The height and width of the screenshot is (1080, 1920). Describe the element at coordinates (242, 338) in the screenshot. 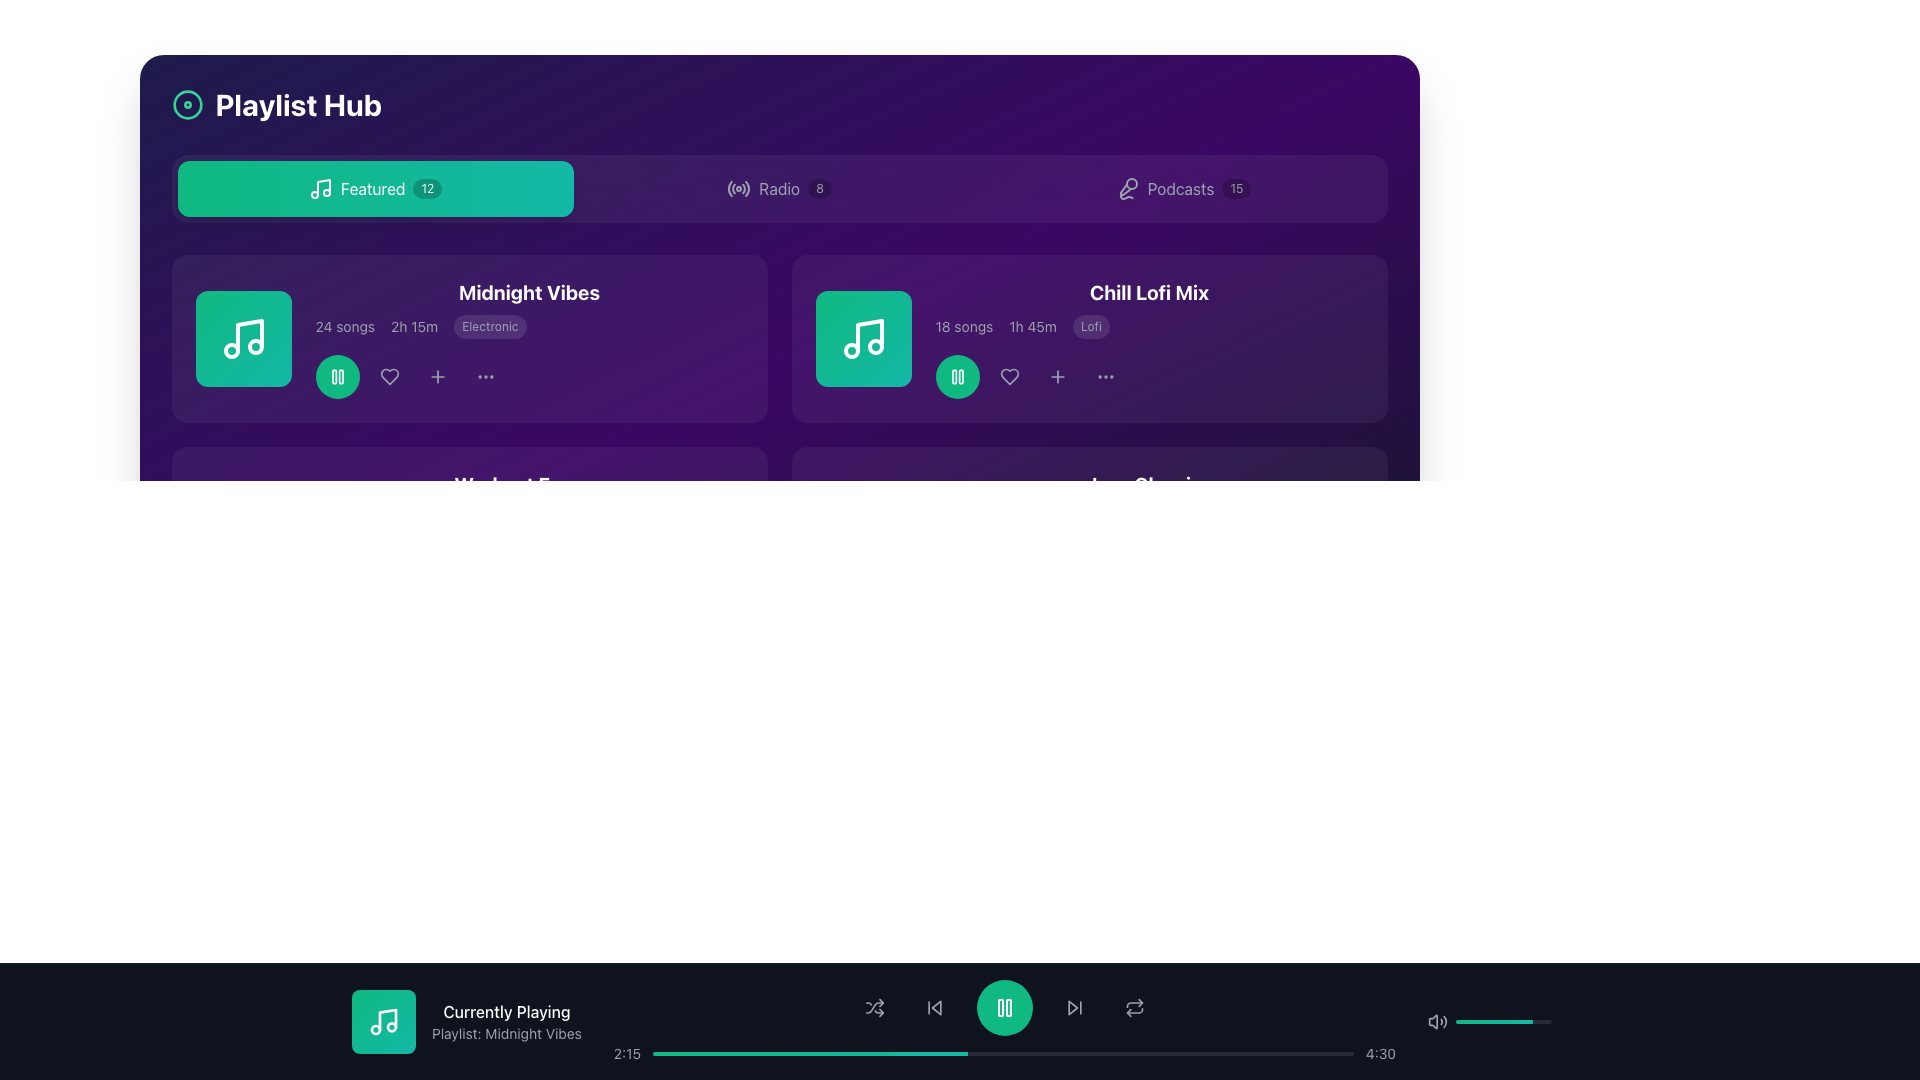

I see `the music playlist icon, which is the leftmost item in the grid and has a teal square background above the label 'Midnight Vibes'` at that location.